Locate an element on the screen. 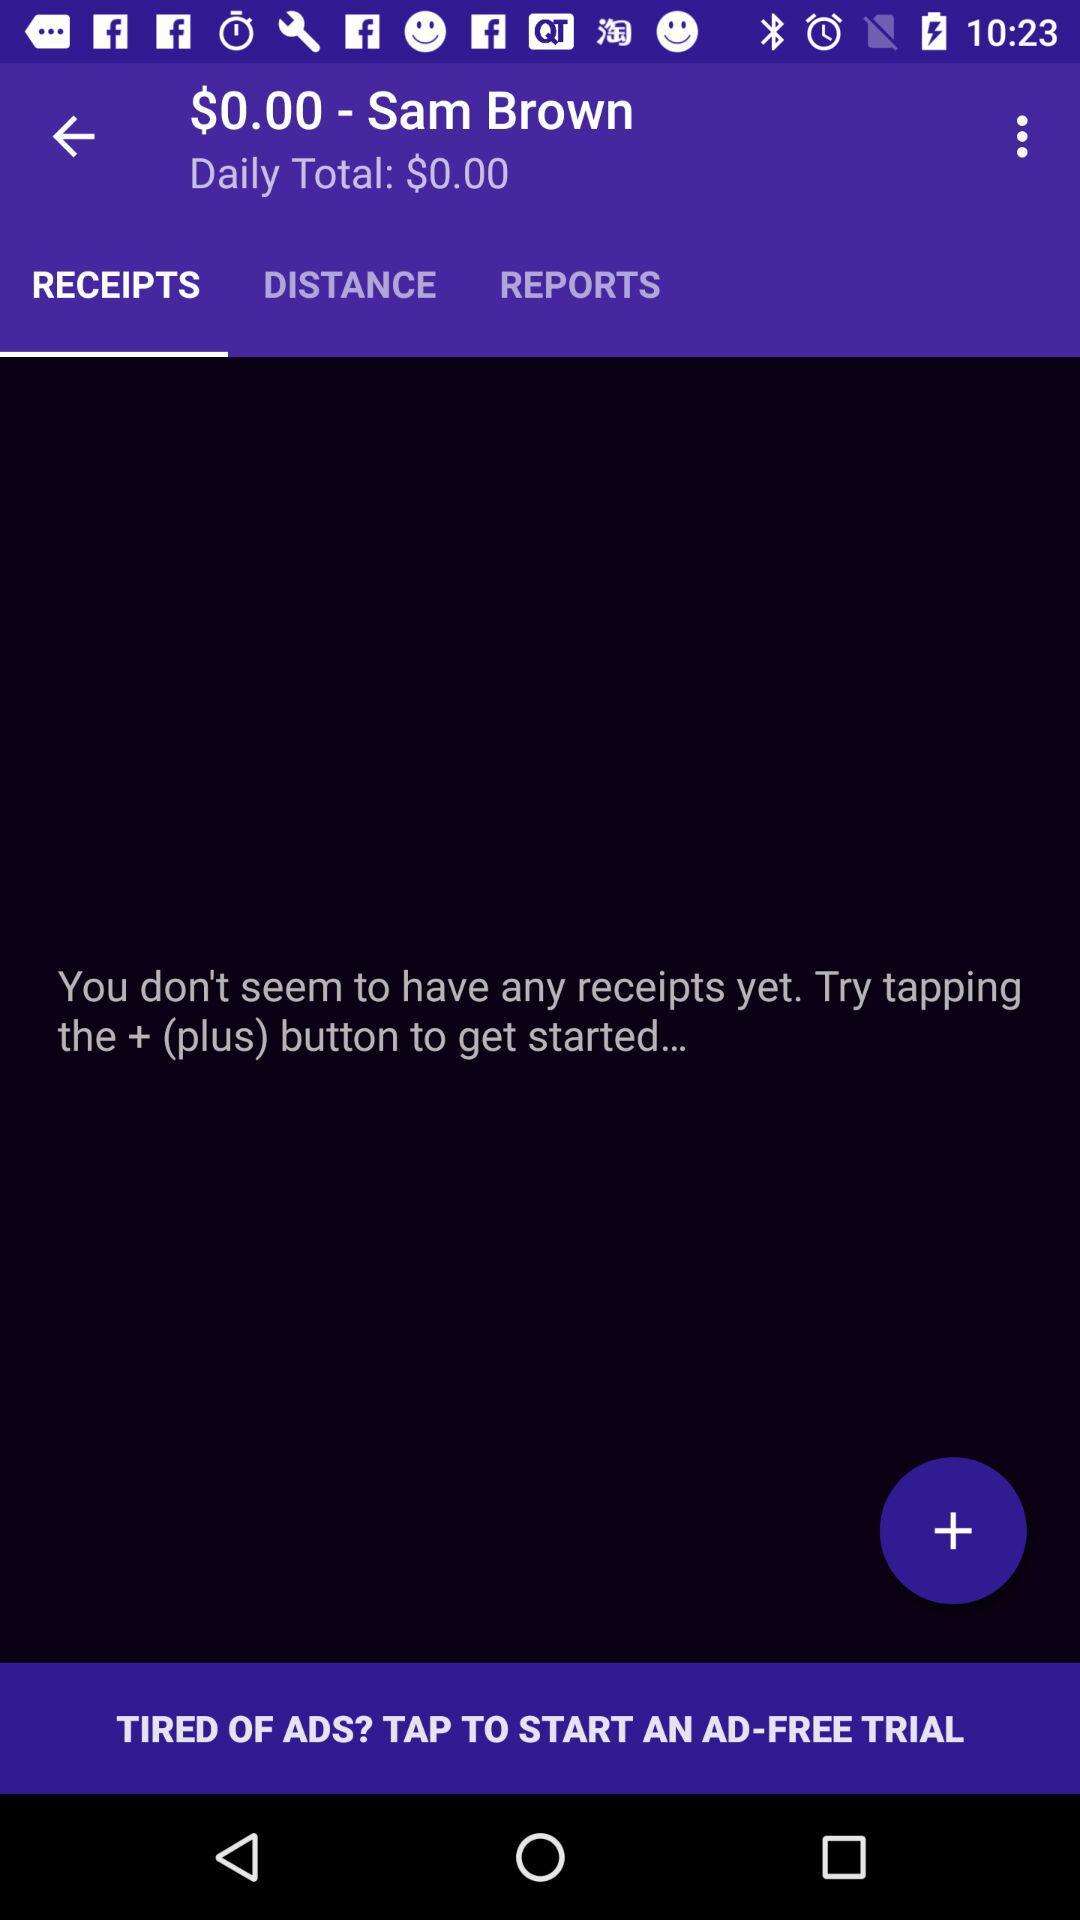 This screenshot has width=1080, height=1920. icon below the receipts is located at coordinates (540, 1009).